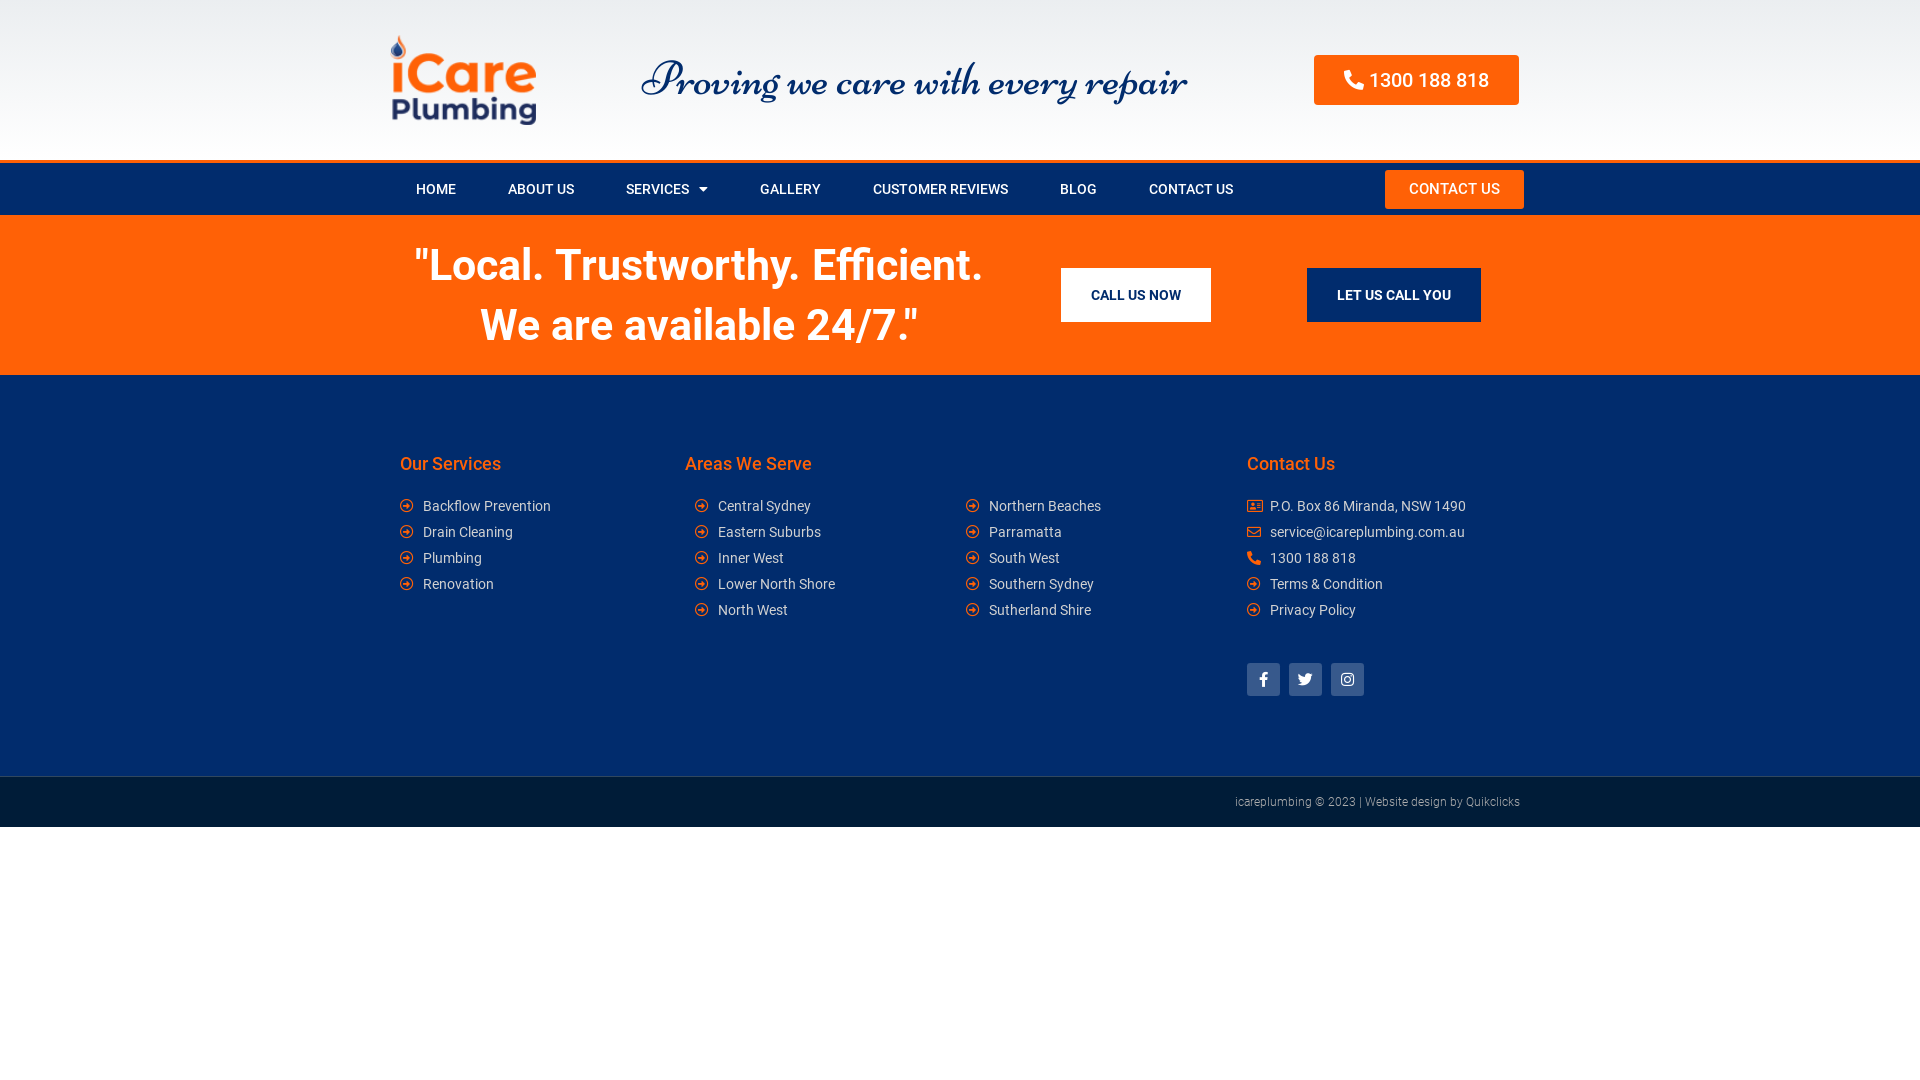 This screenshot has height=1080, width=1920. What do you see at coordinates (695, 583) in the screenshot?
I see `'Lower North Shore'` at bounding box center [695, 583].